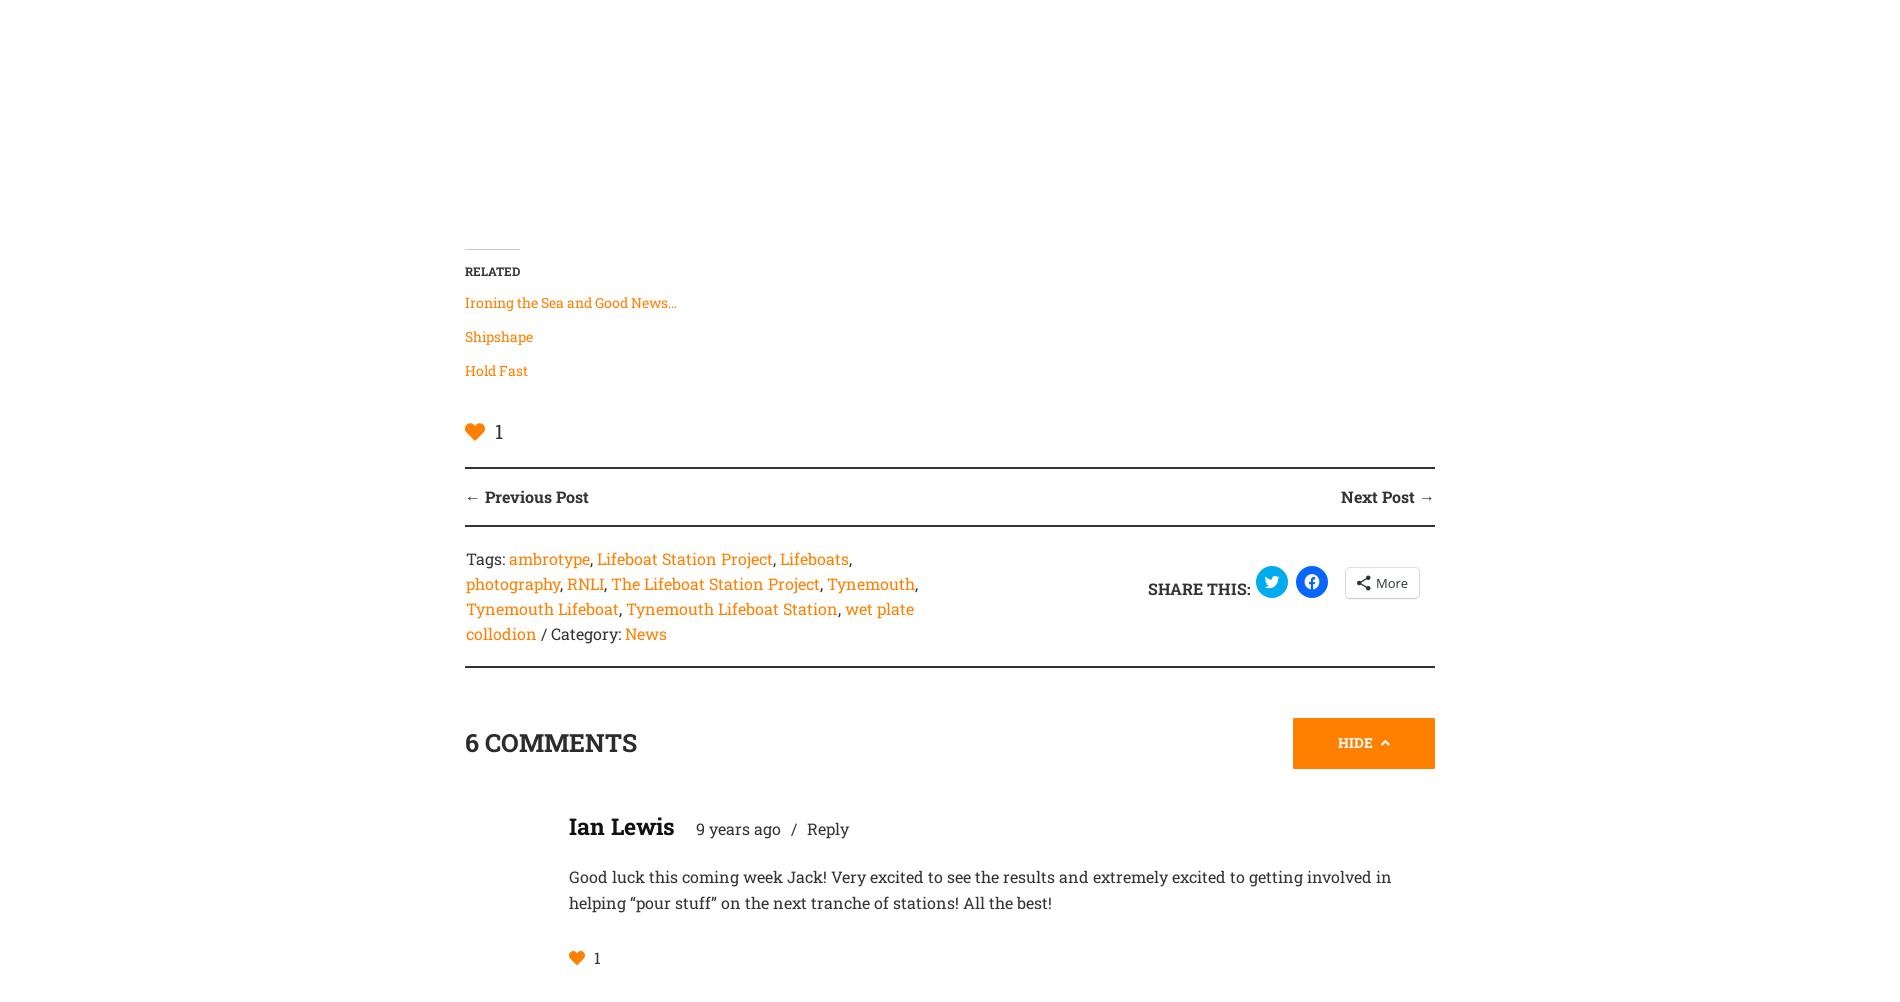 The height and width of the screenshot is (1002, 1900). Describe the element at coordinates (684, 558) in the screenshot. I see `'Lifeboat Station Project'` at that location.